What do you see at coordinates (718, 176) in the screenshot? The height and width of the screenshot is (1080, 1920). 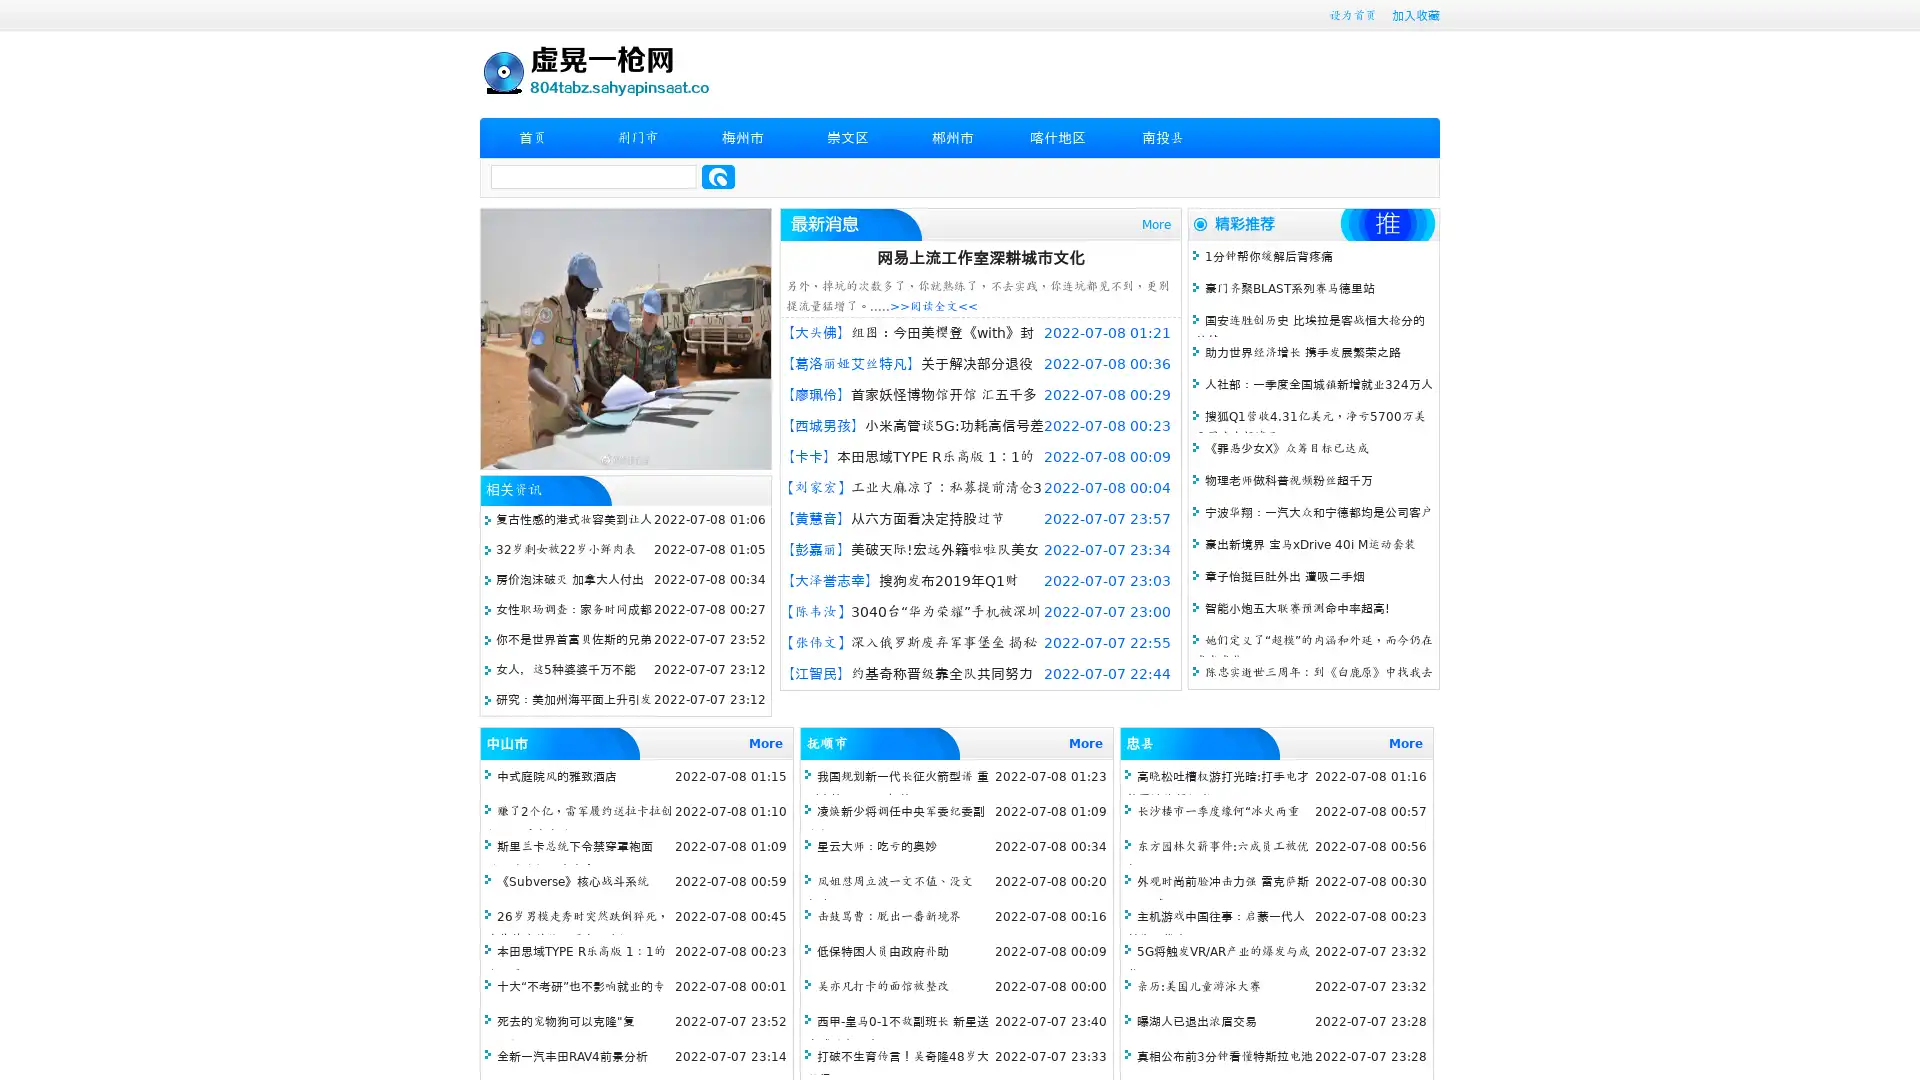 I see `Search` at bounding box center [718, 176].